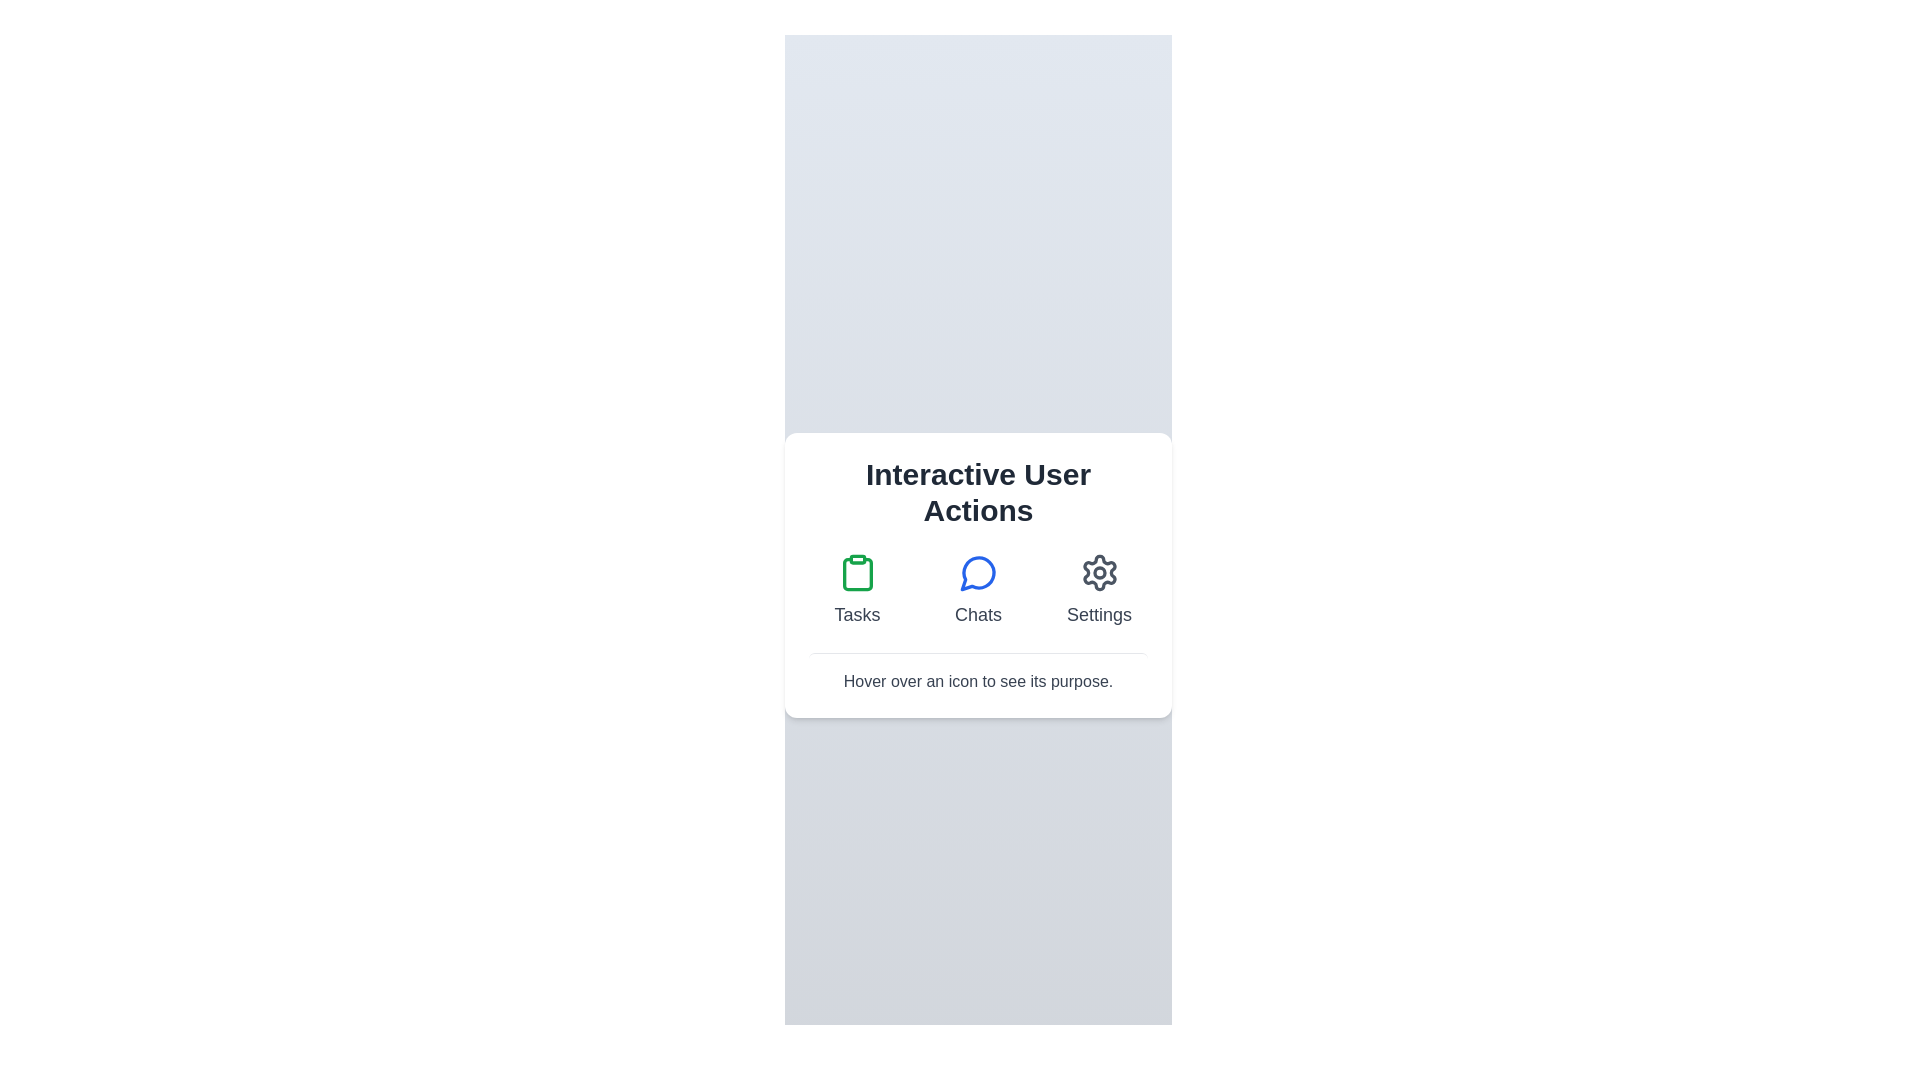 This screenshot has width=1920, height=1080. Describe the element at coordinates (857, 613) in the screenshot. I see `the 'Tasks' text label located below the green clipboard icon in the user actions section of the interface` at that location.